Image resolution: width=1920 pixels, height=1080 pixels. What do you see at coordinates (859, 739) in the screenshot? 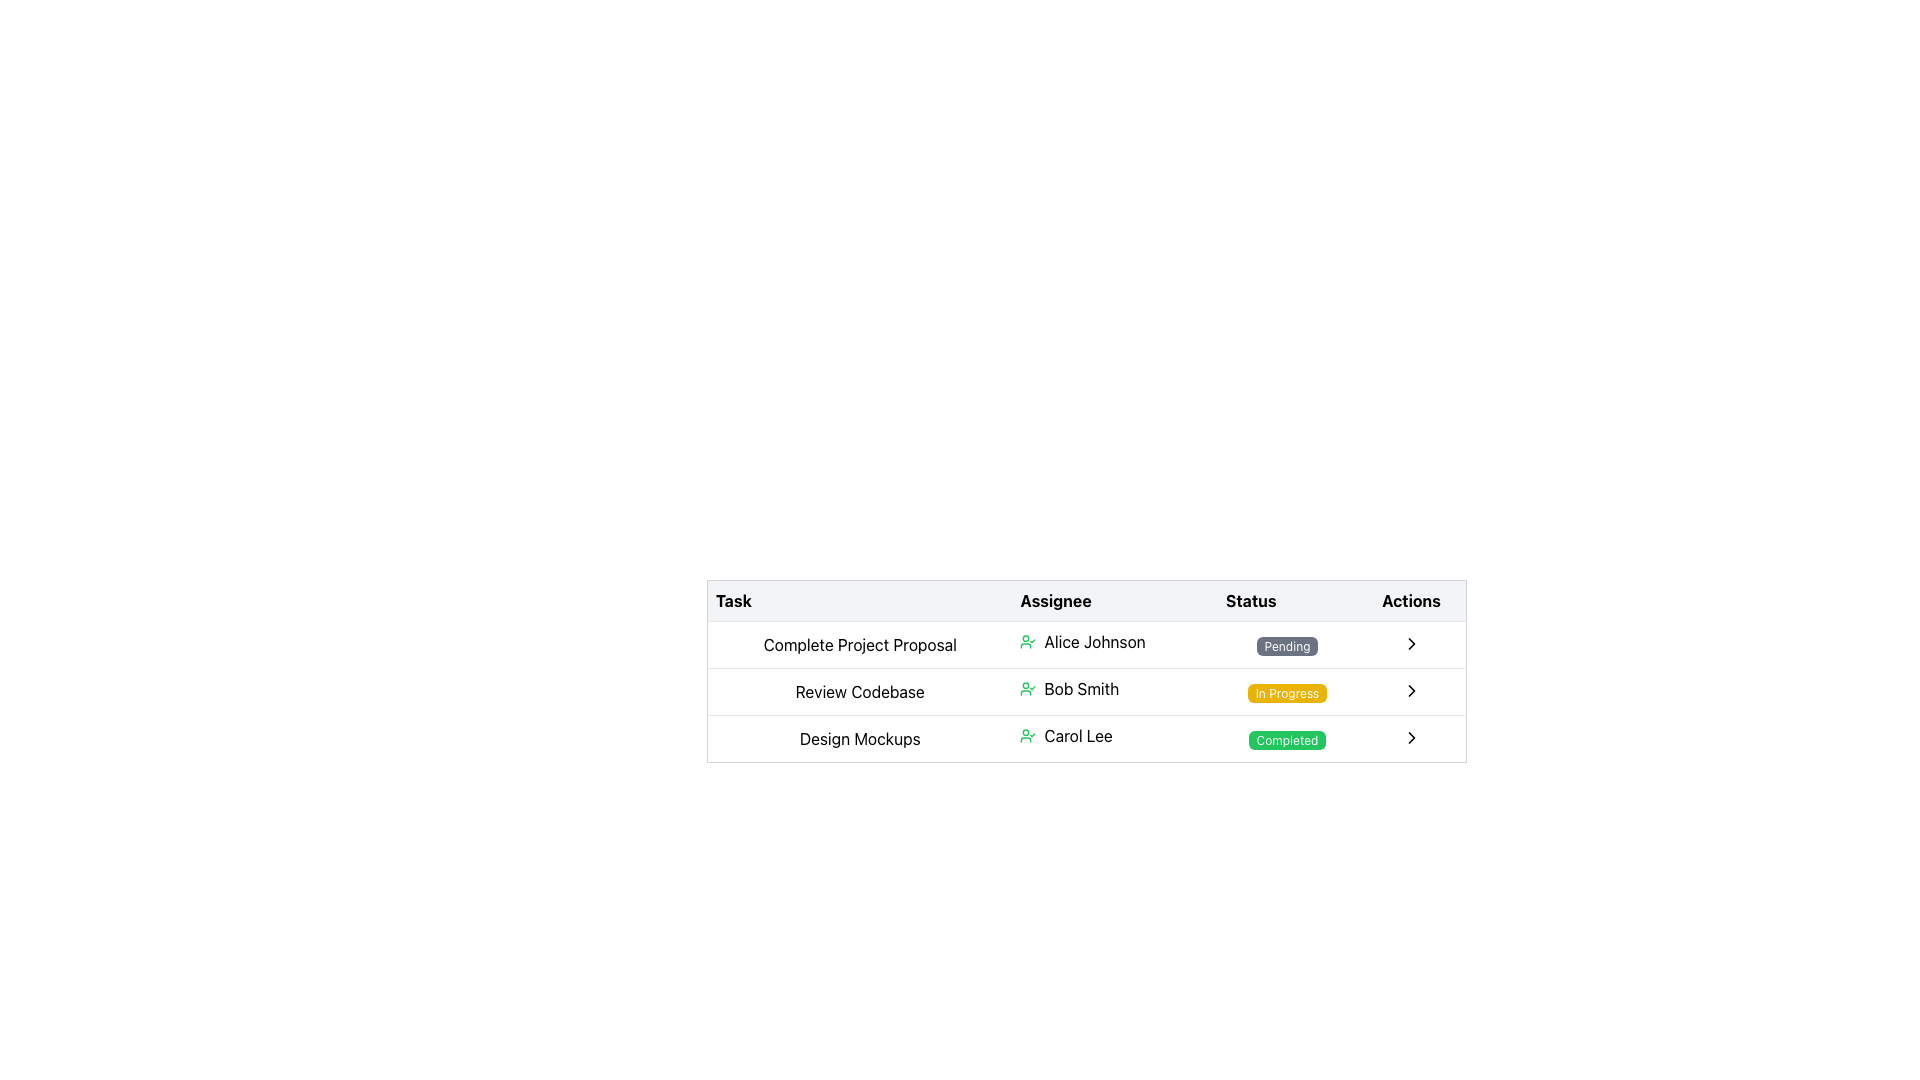
I see `the text label 'Design Mockups' located in the first column of the third row of the table, which is bordered by faint gray lines and has a white background, if it is interactive` at bounding box center [859, 739].